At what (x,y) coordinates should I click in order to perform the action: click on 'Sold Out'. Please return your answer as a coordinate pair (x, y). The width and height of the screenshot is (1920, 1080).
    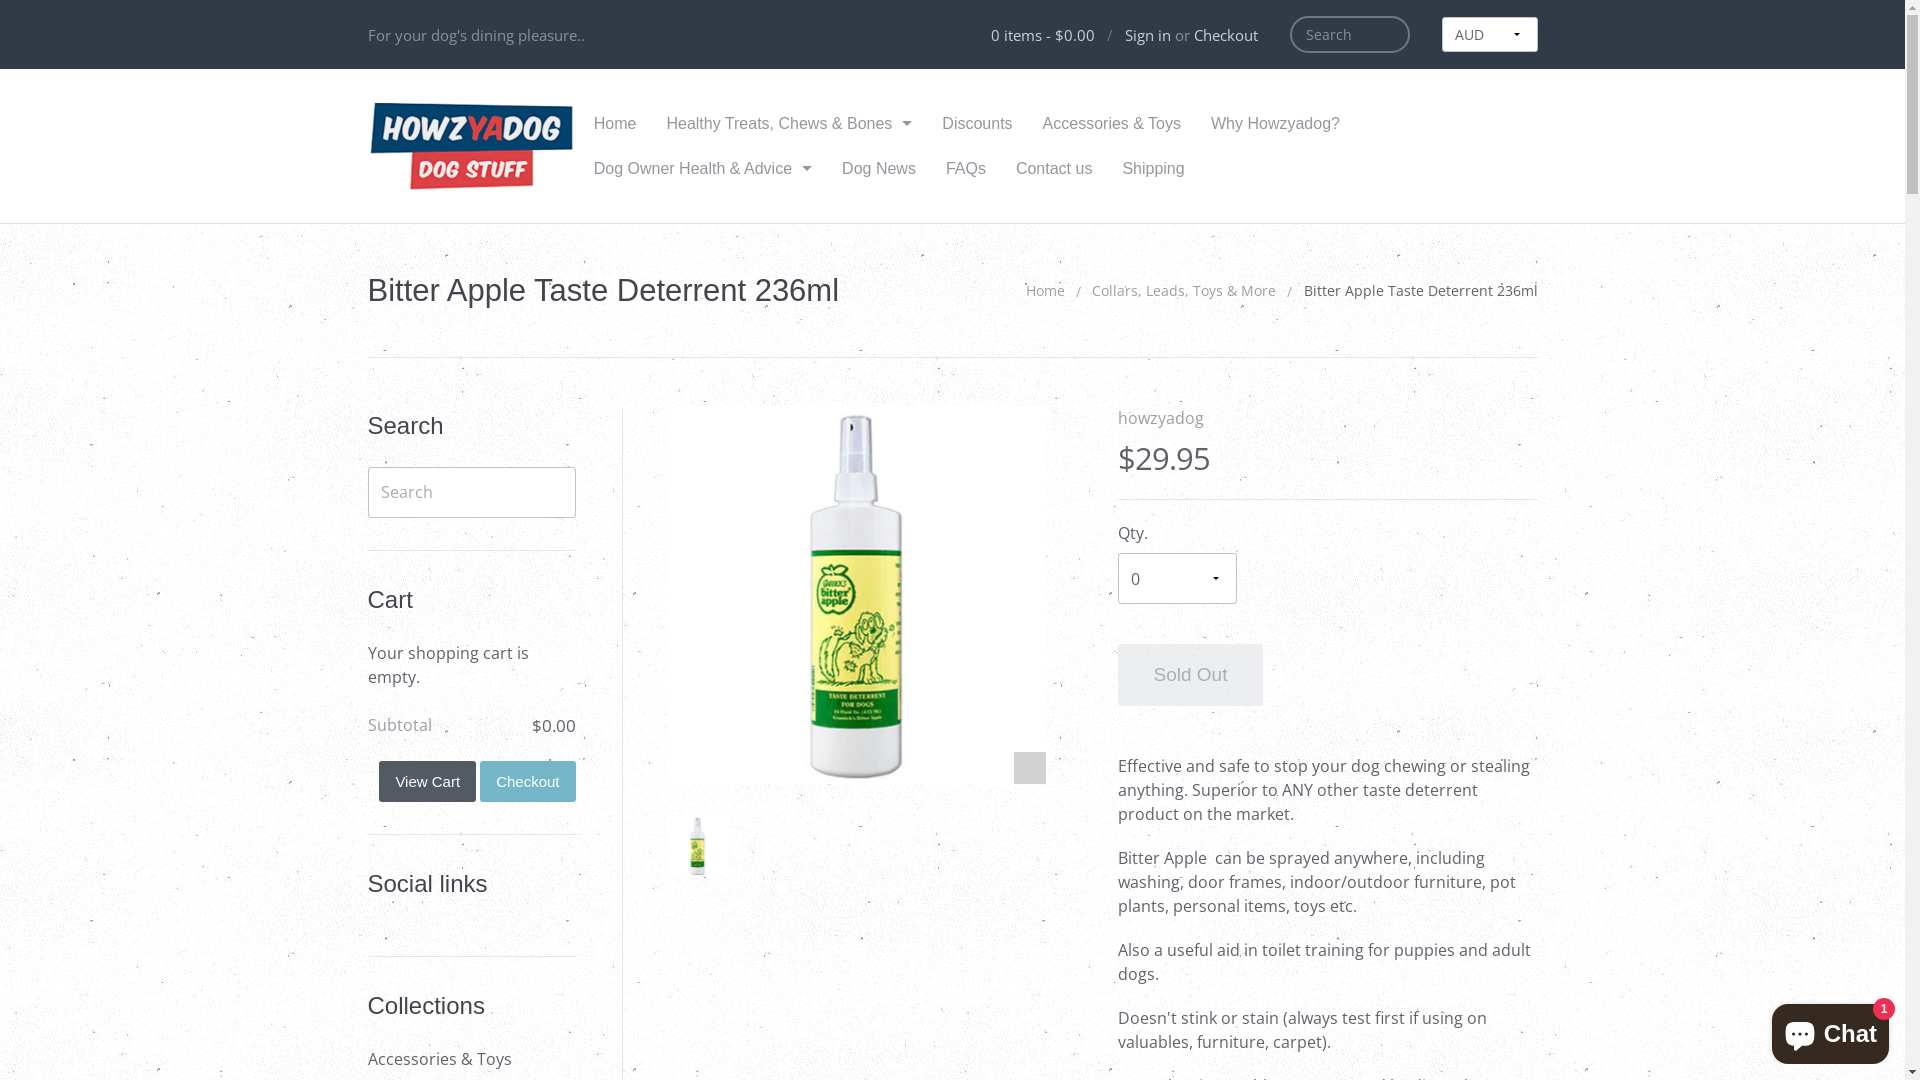
    Looking at the image, I should click on (1190, 675).